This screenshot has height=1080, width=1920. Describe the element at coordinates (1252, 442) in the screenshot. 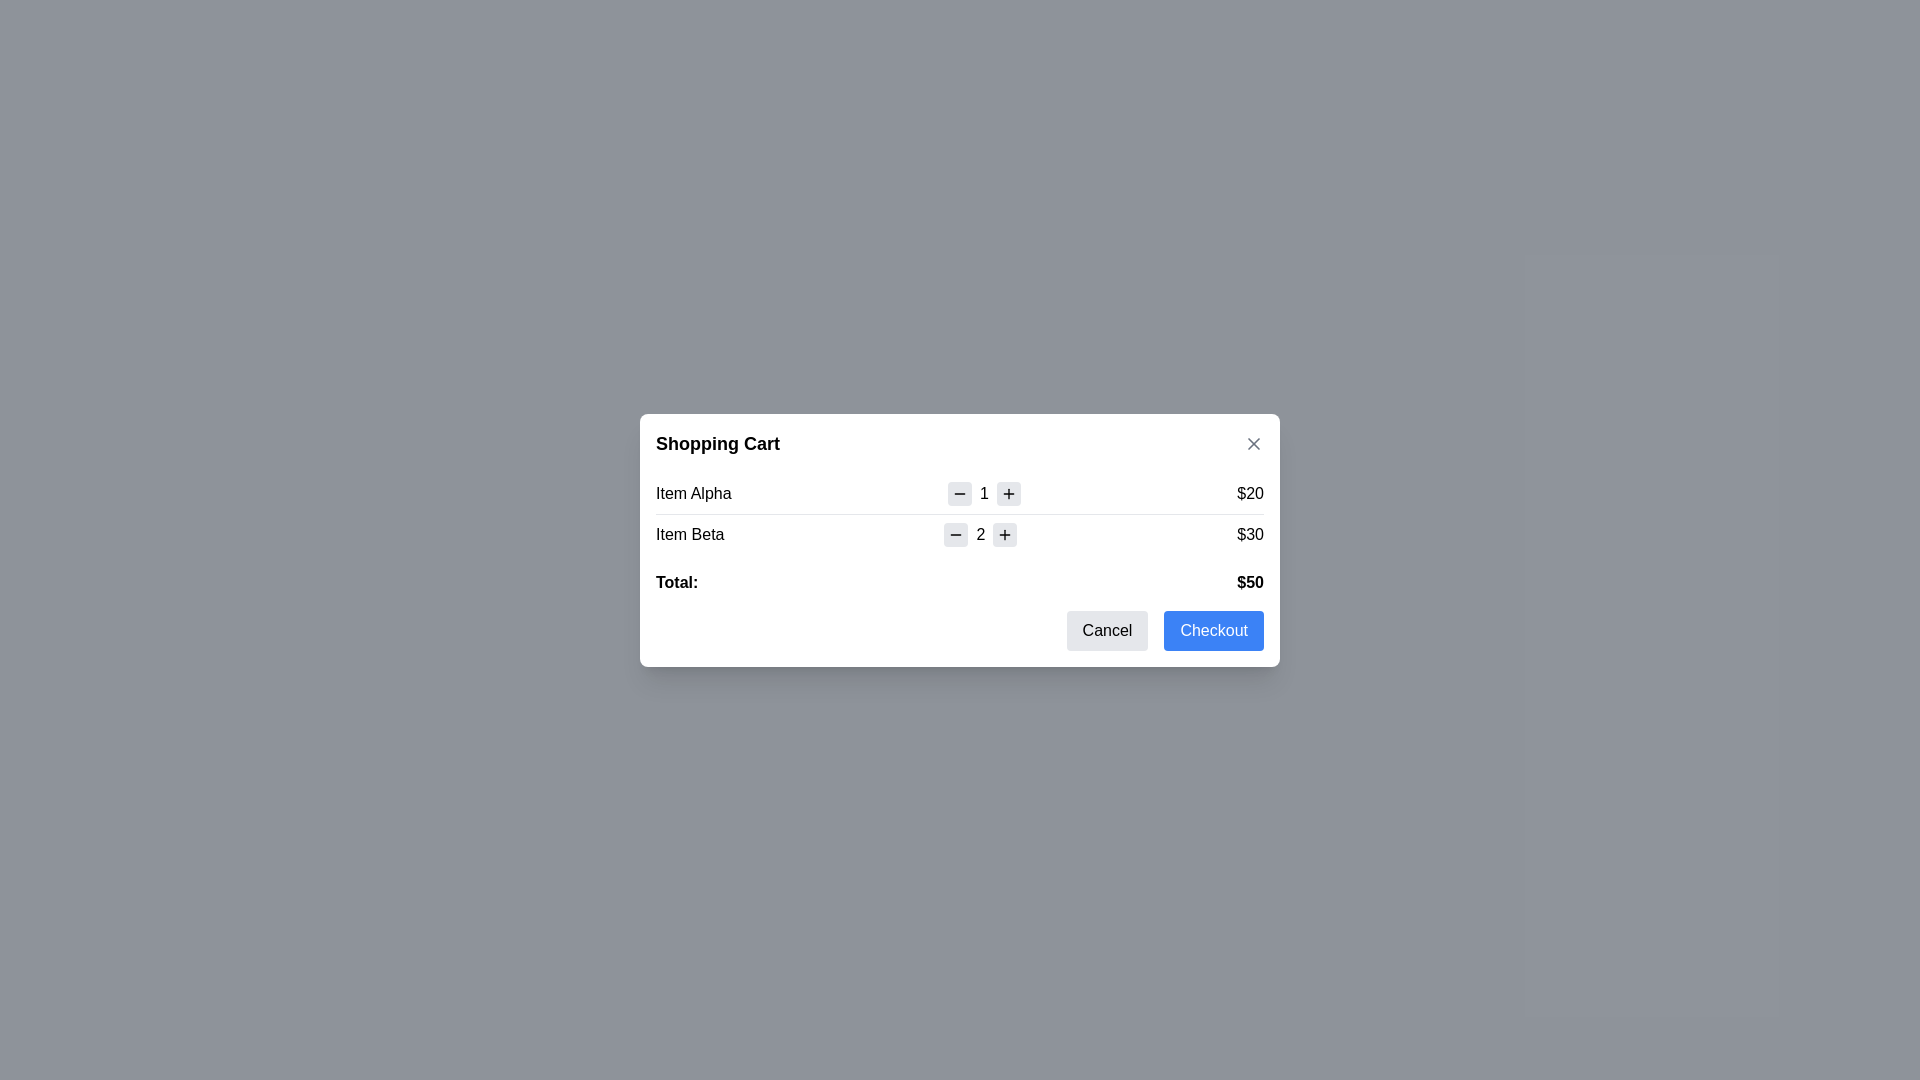

I see `the close button in the top-right corner of the 'Shopping Cart' dialog box` at that location.